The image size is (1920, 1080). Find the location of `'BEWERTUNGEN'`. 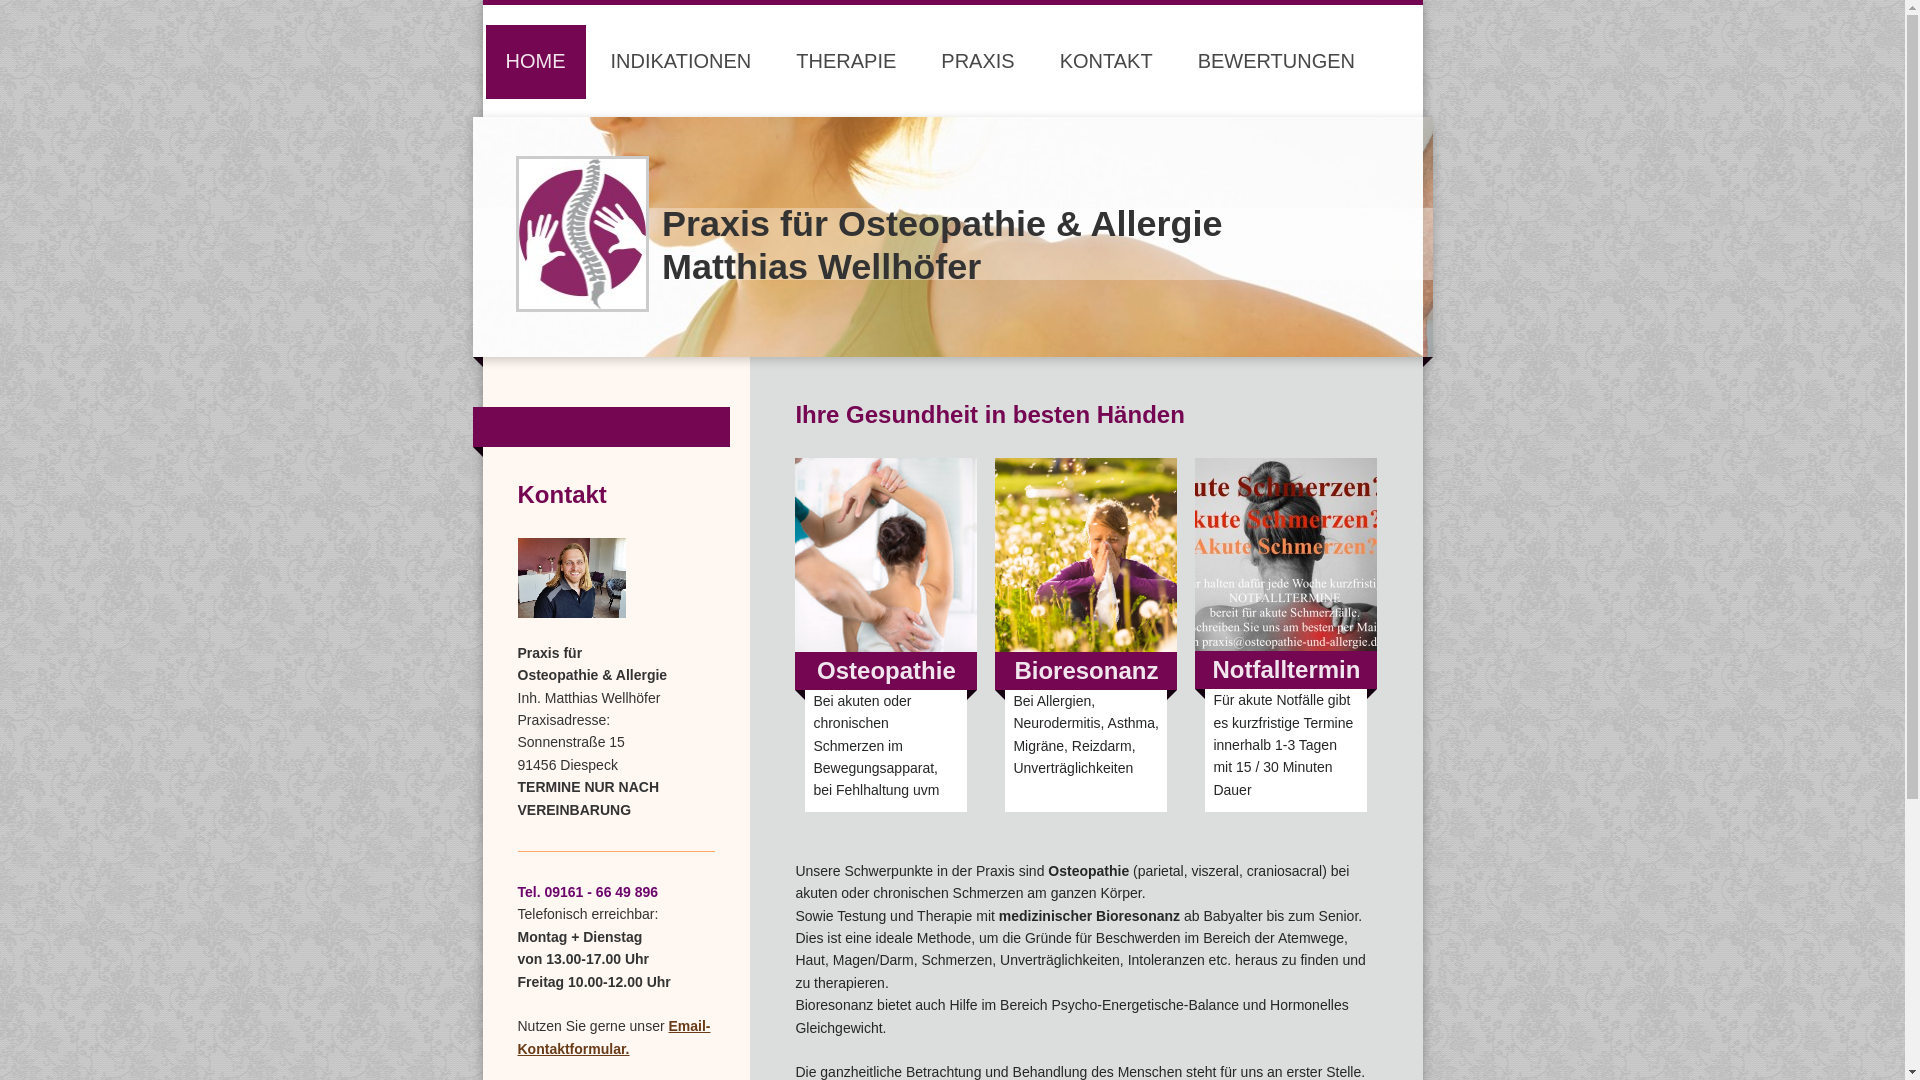

'BEWERTUNGEN' is located at coordinates (1275, 60).